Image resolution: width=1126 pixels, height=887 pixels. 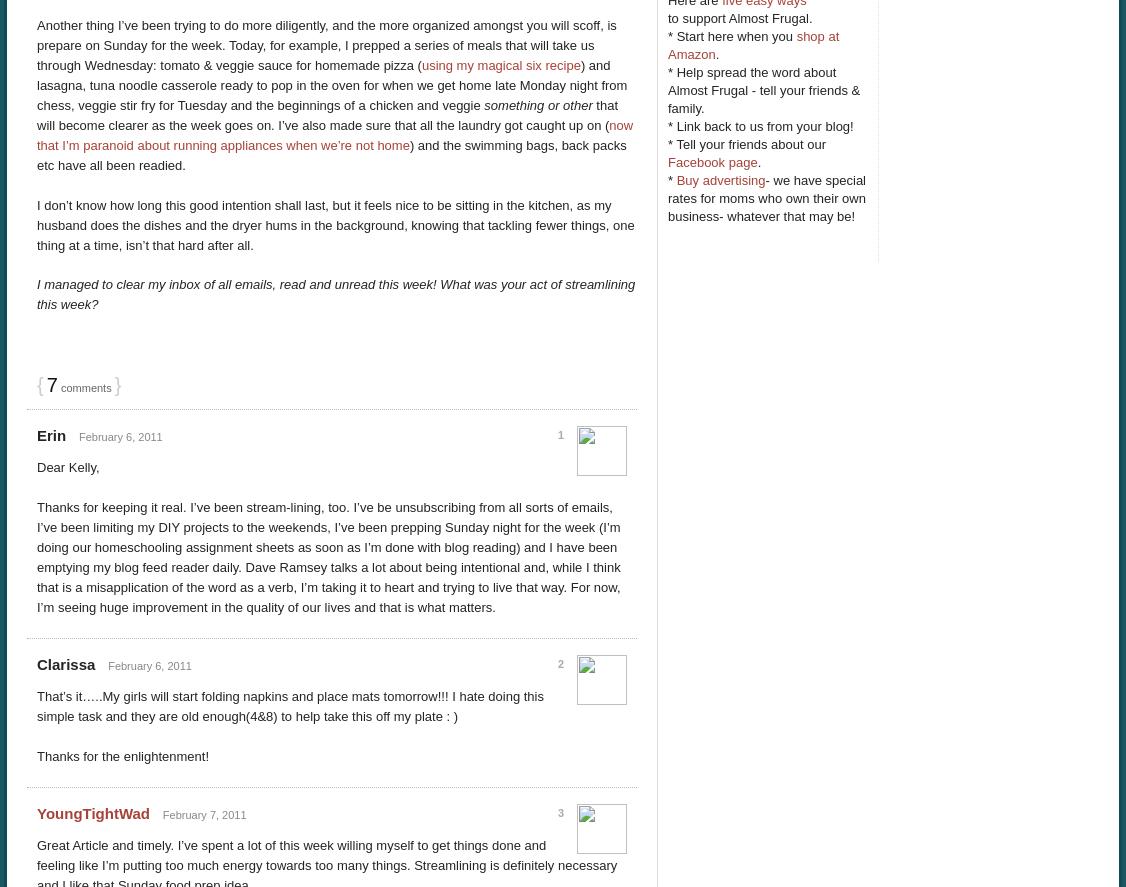 What do you see at coordinates (335, 293) in the screenshot?
I see `'I managed to clear my inbox of all emails, read and unread this week! What was your act of streamlining this week?'` at bounding box center [335, 293].